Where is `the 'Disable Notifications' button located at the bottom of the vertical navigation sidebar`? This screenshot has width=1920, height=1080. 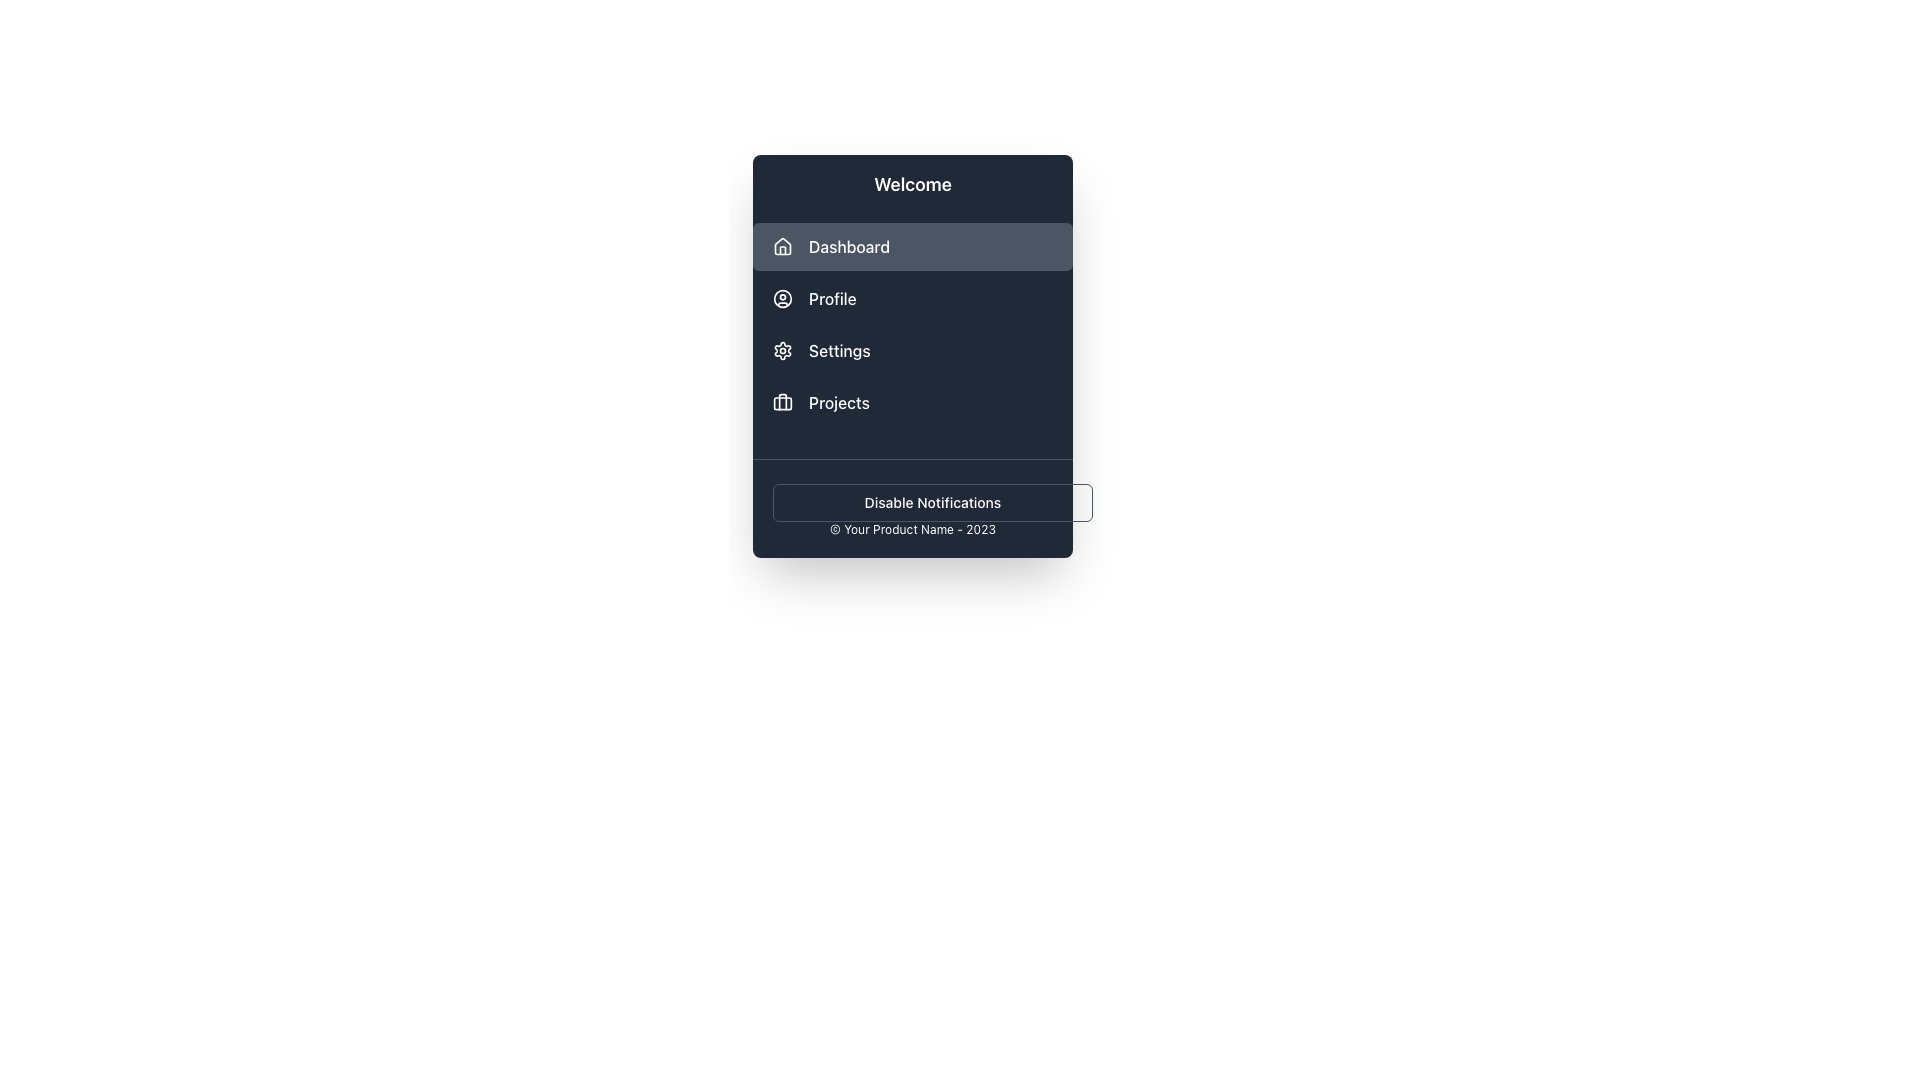 the 'Disable Notifications' button located at the bottom of the vertical navigation sidebar is located at coordinates (931, 501).